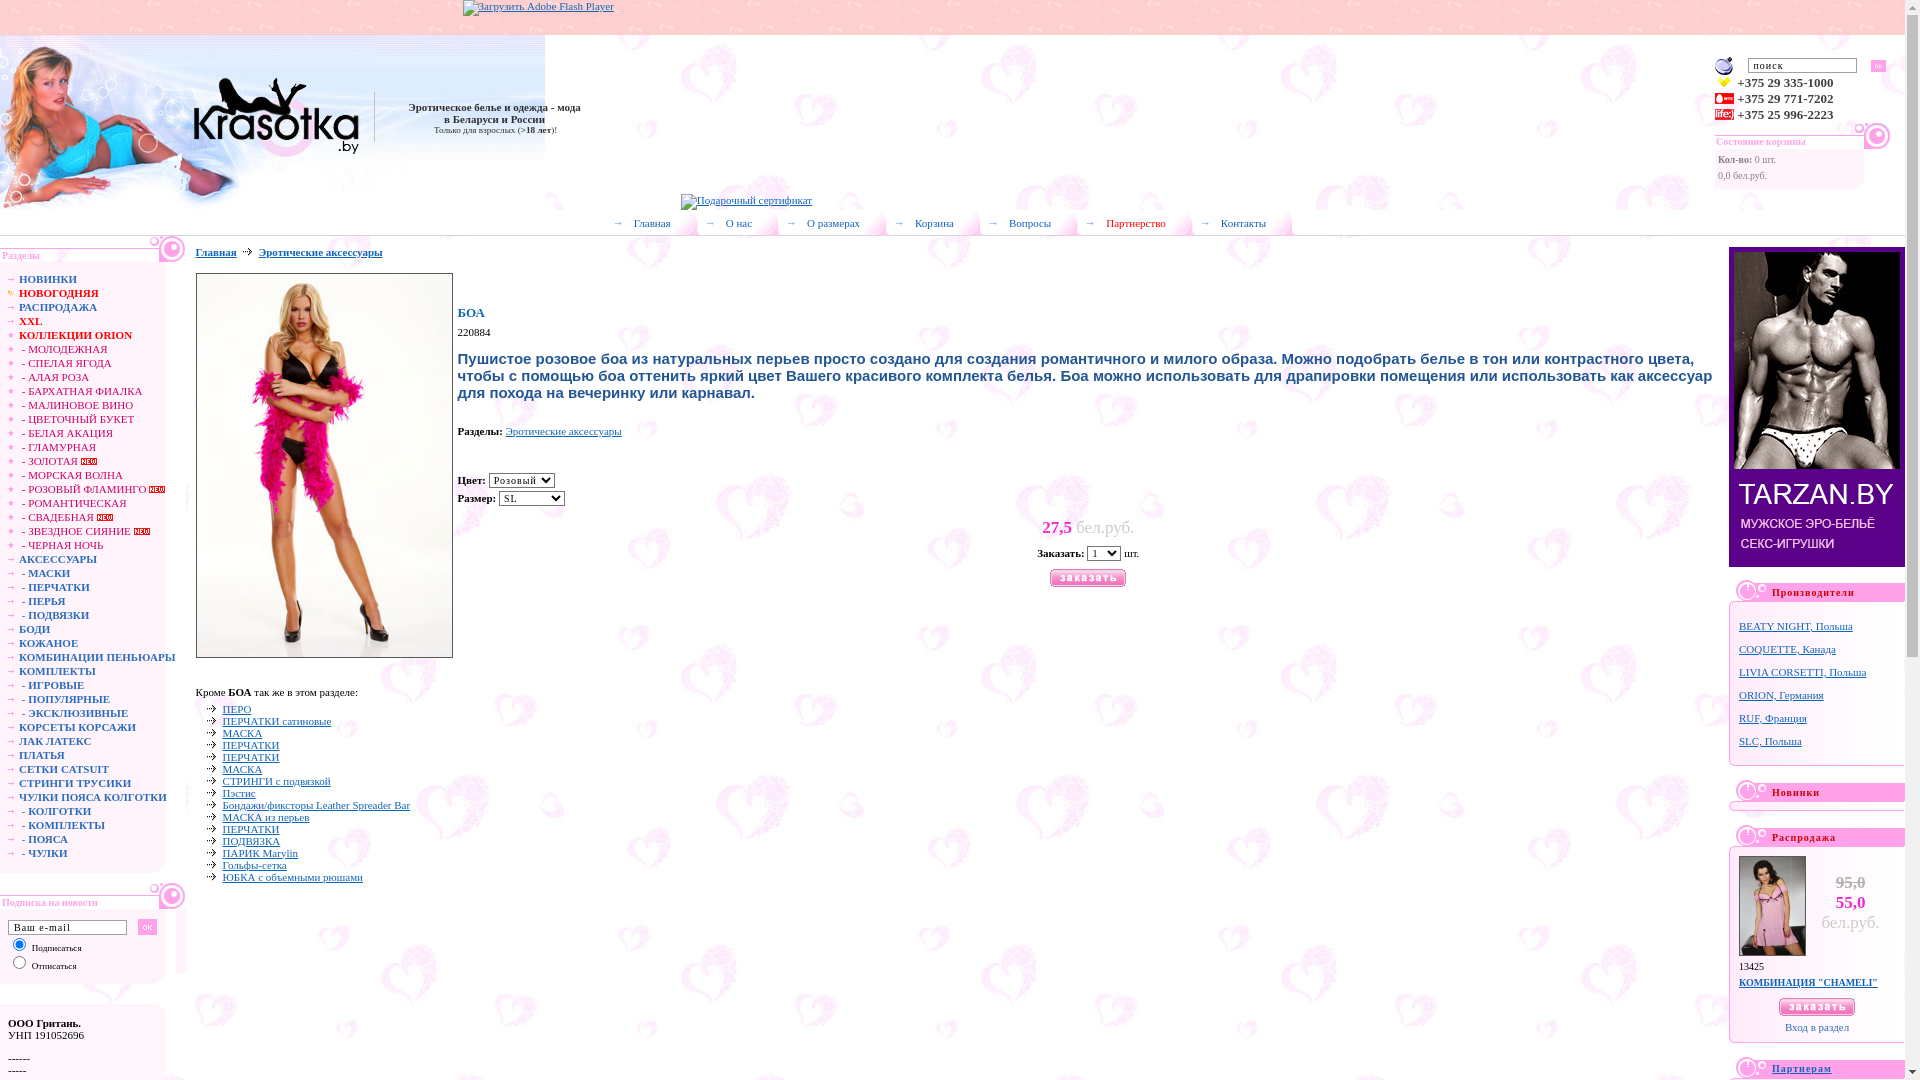  What do you see at coordinates (30, 319) in the screenshot?
I see `'XXL'` at bounding box center [30, 319].